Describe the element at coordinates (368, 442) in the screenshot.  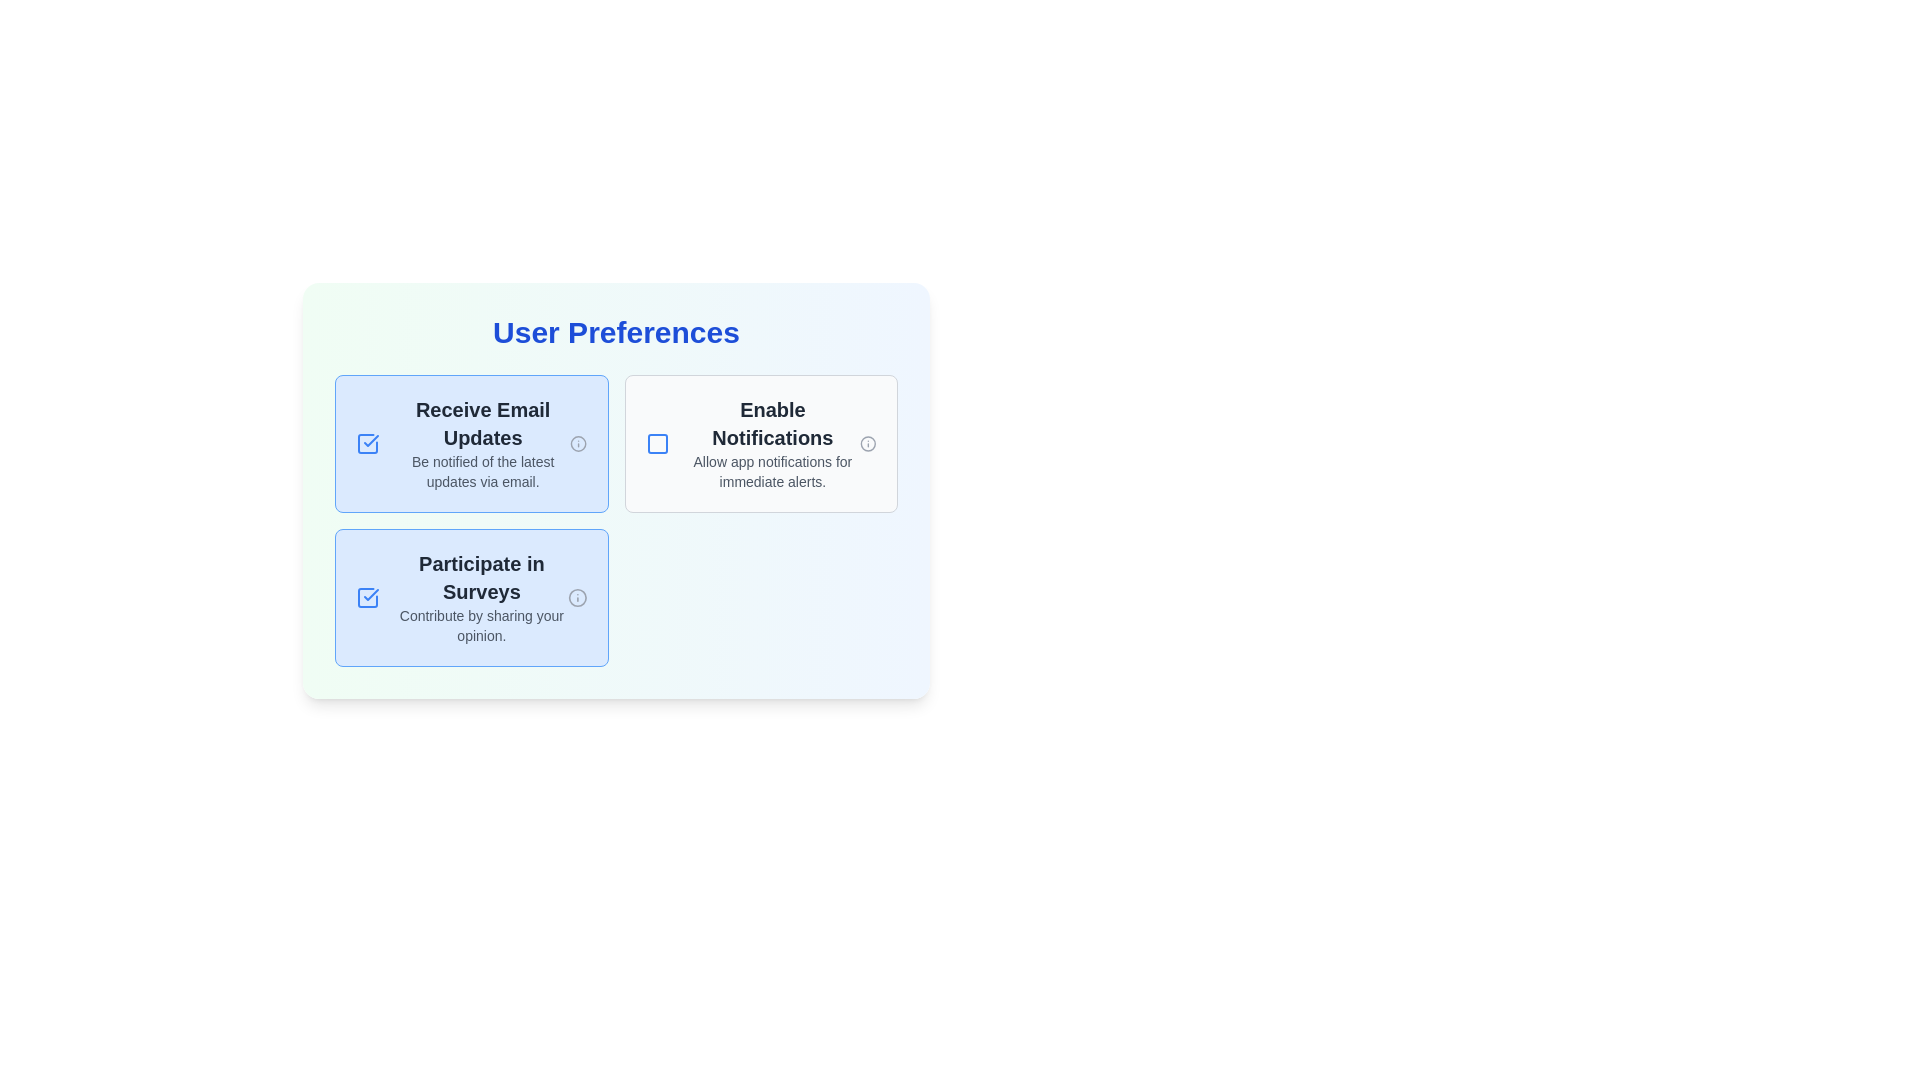
I see `on the checkbox icon for 'Receive Email Updates'` at that location.